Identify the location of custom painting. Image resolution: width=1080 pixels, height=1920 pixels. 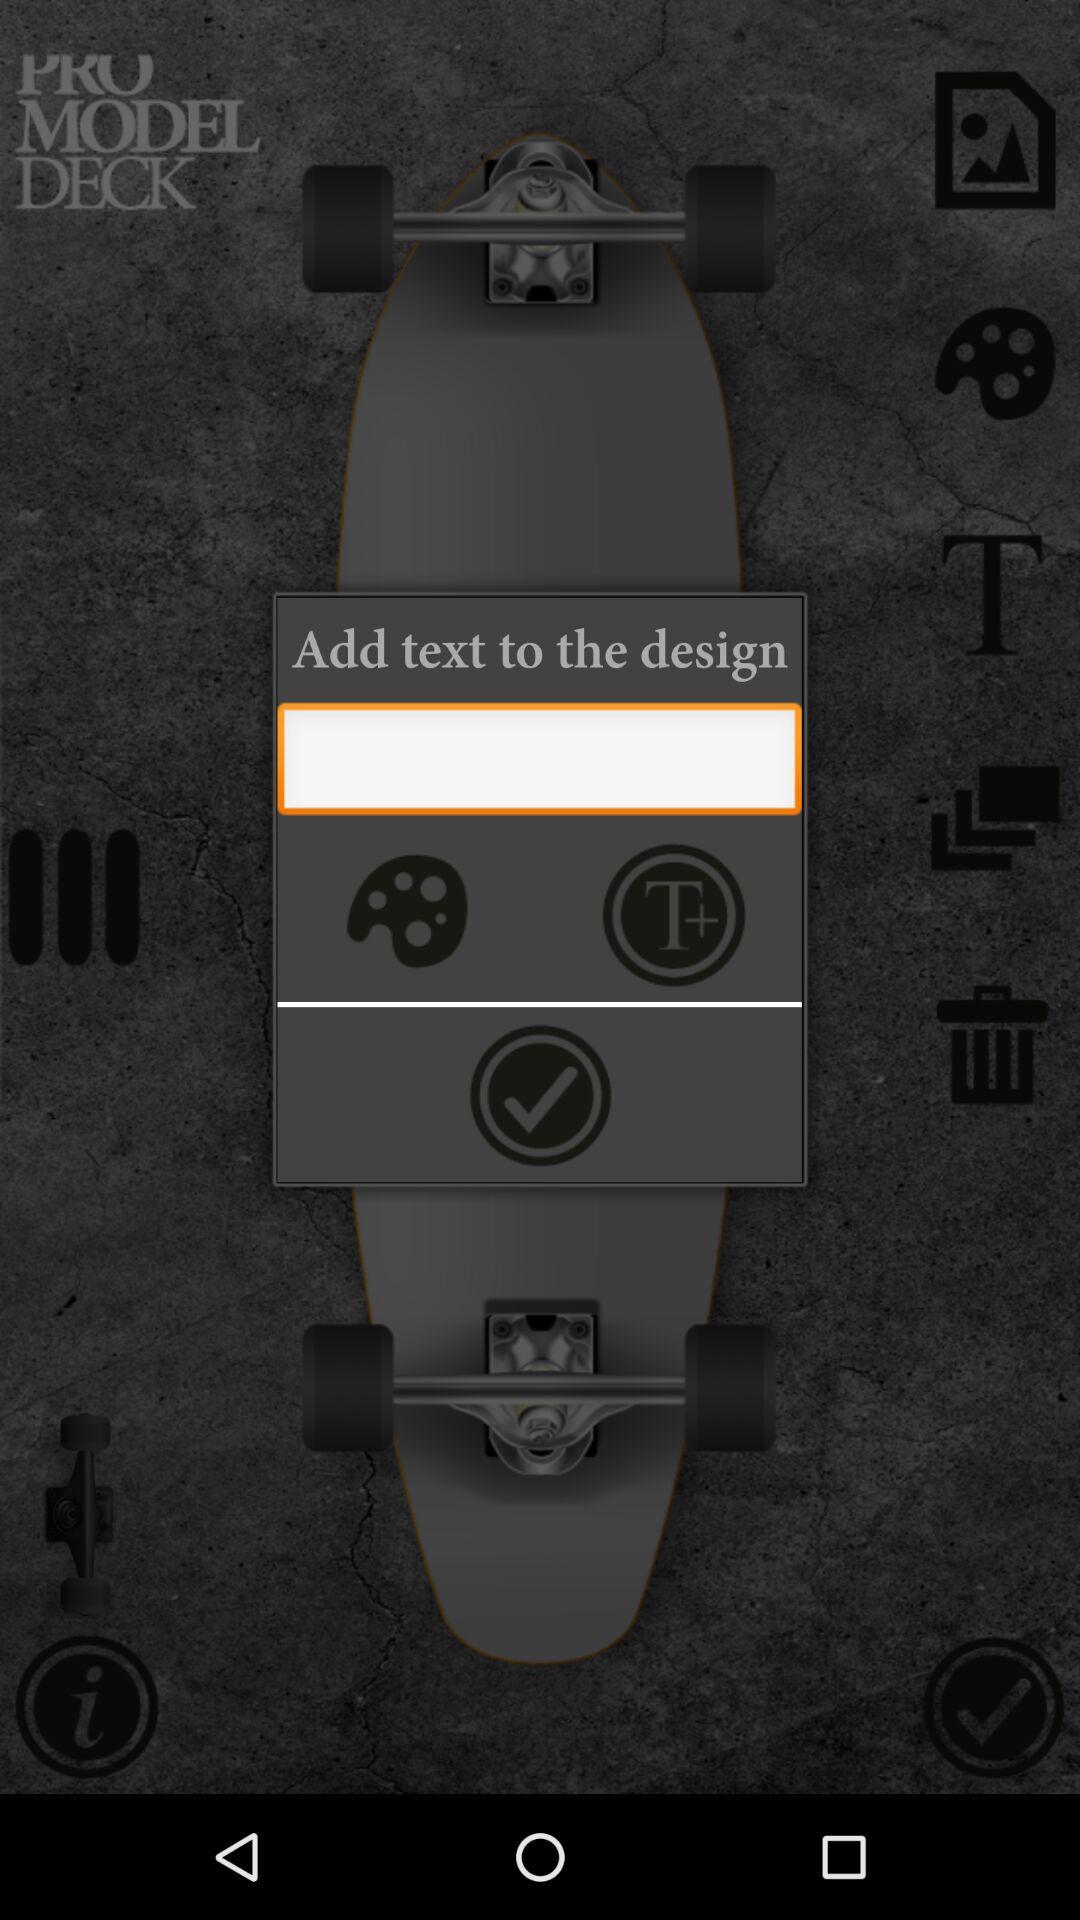
(404, 913).